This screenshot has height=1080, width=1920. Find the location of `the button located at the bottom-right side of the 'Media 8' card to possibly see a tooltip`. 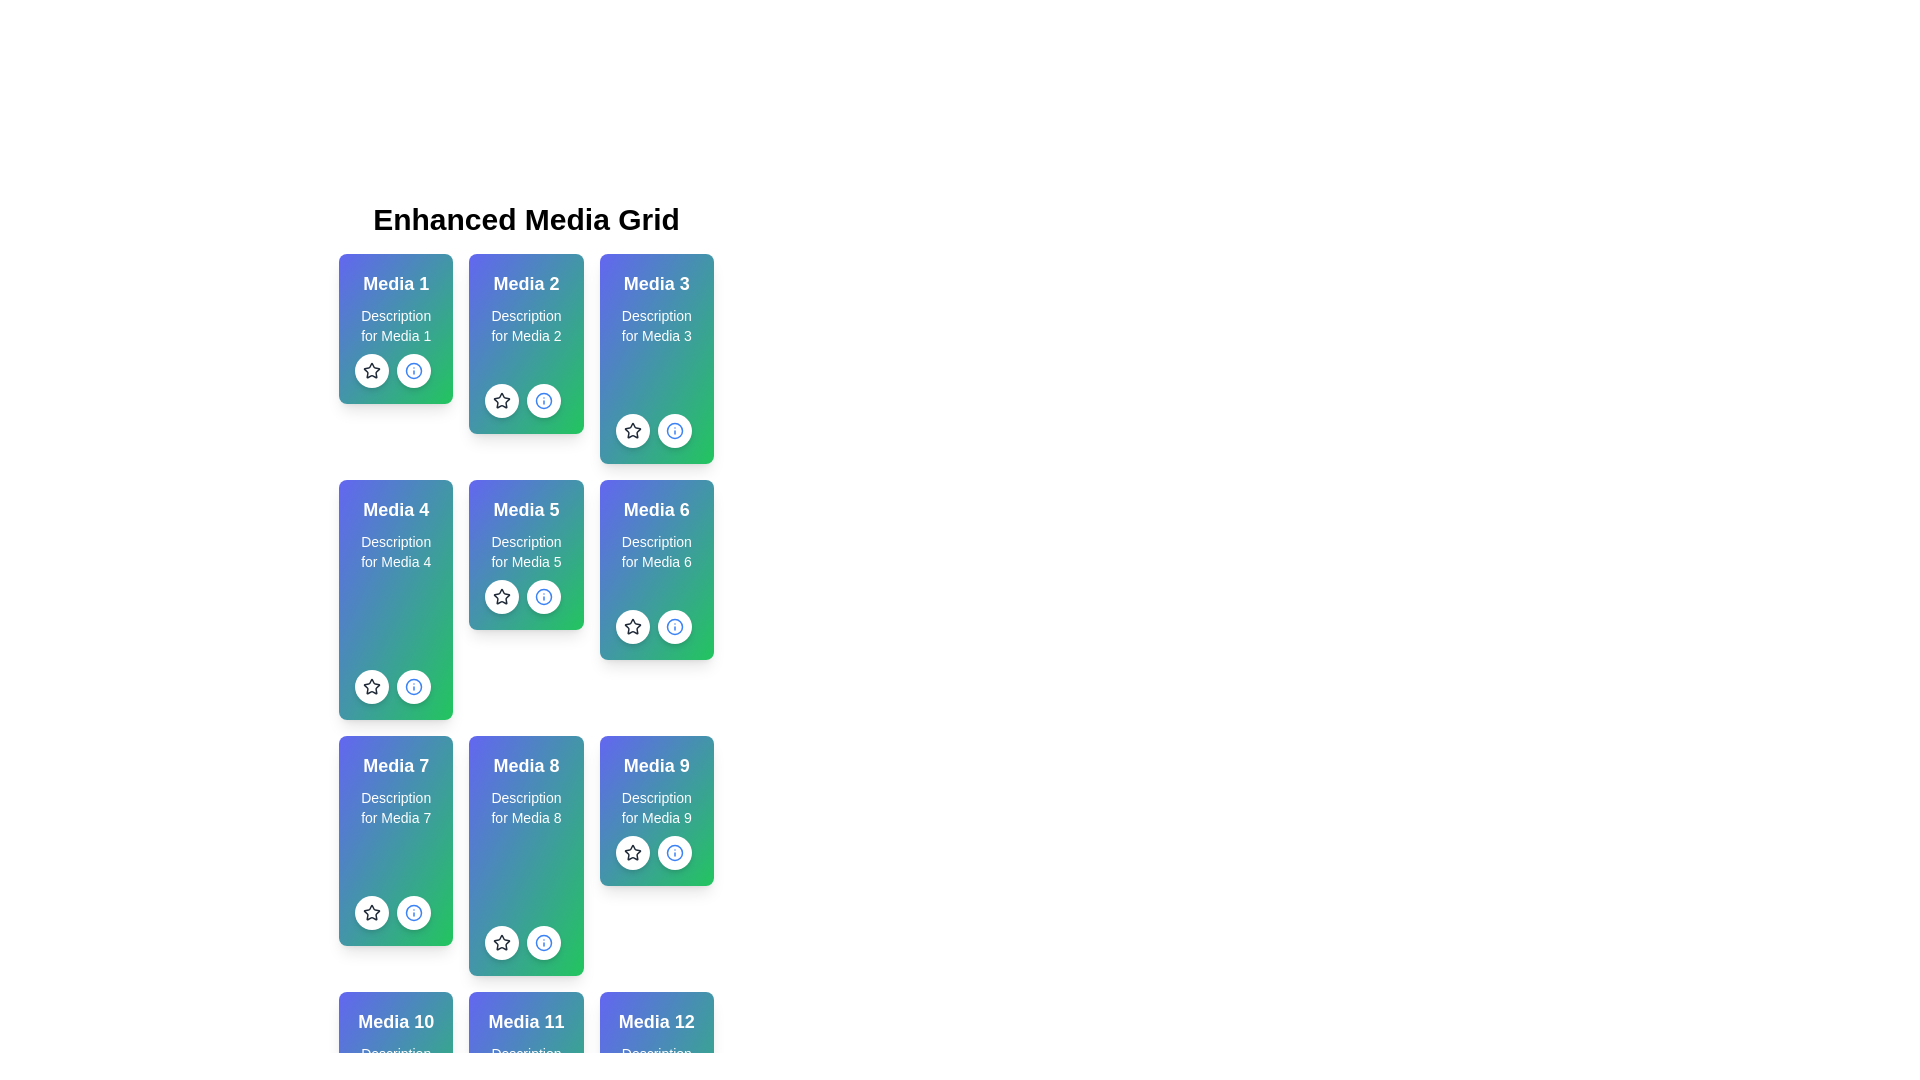

the button located at the bottom-right side of the 'Media 8' card to possibly see a tooltip is located at coordinates (544, 942).